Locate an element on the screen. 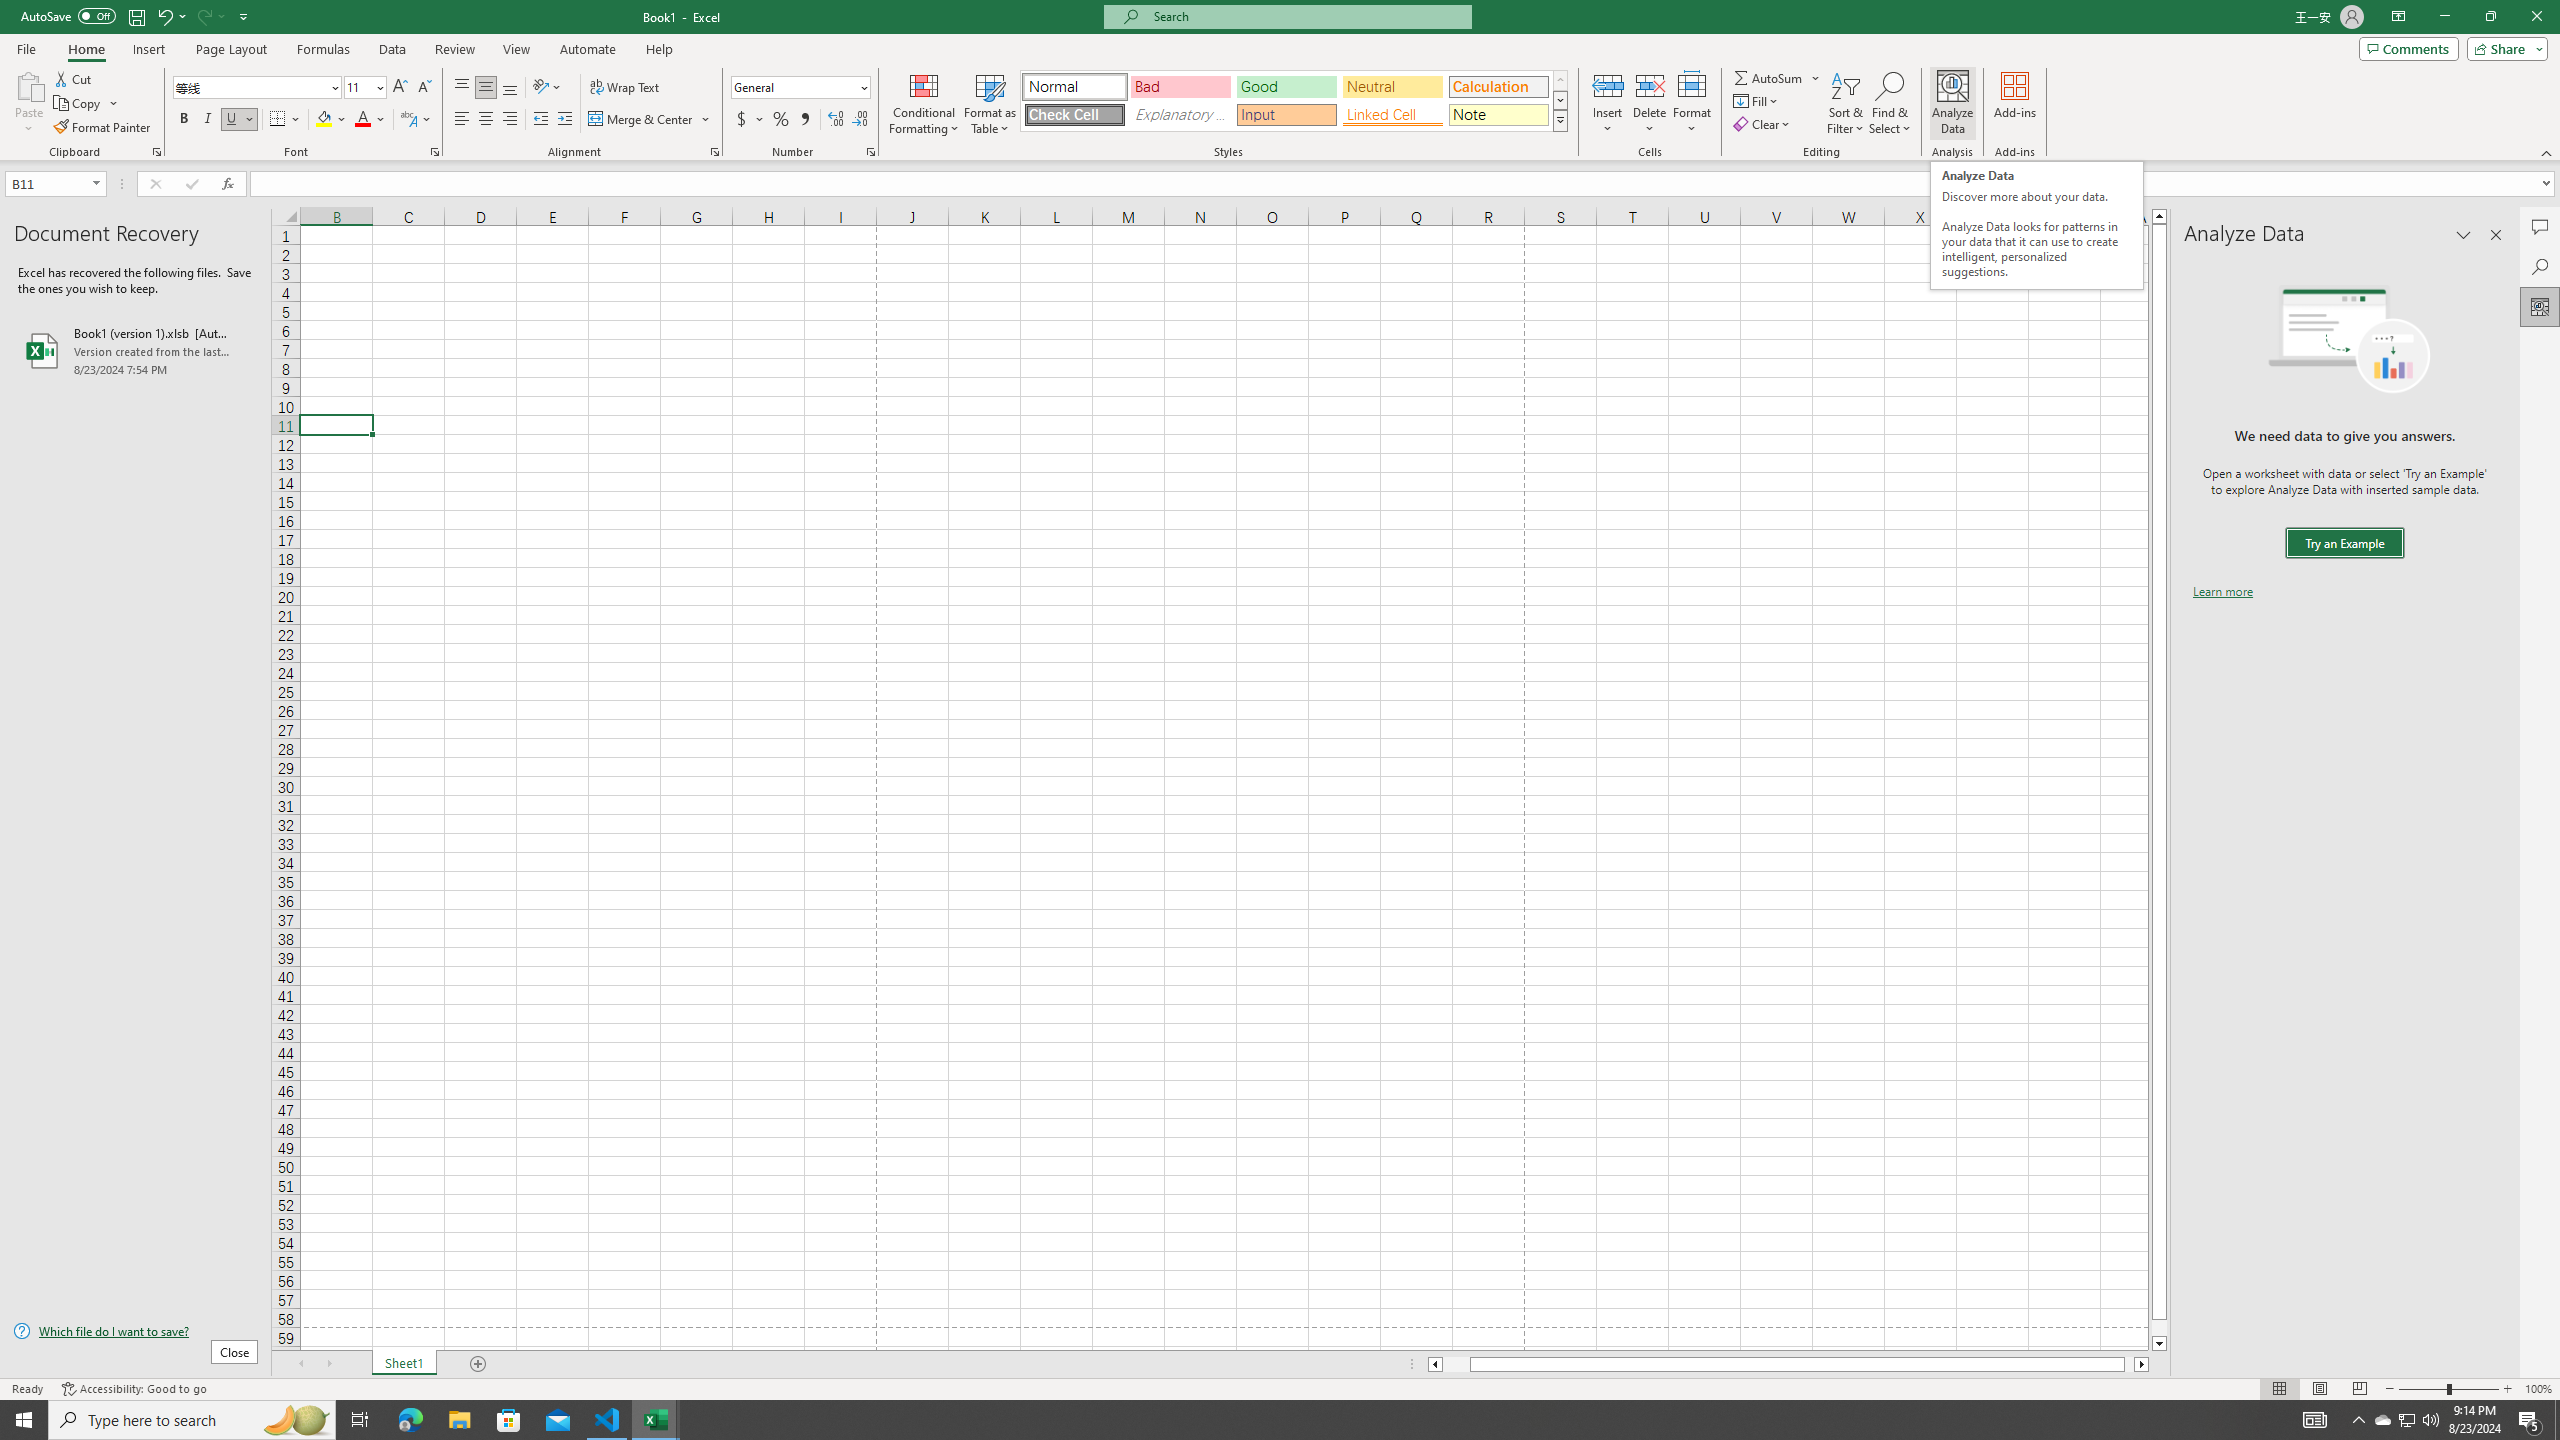 This screenshot has height=1440, width=2560. 'Delete' is located at coordinates (1648, 103).